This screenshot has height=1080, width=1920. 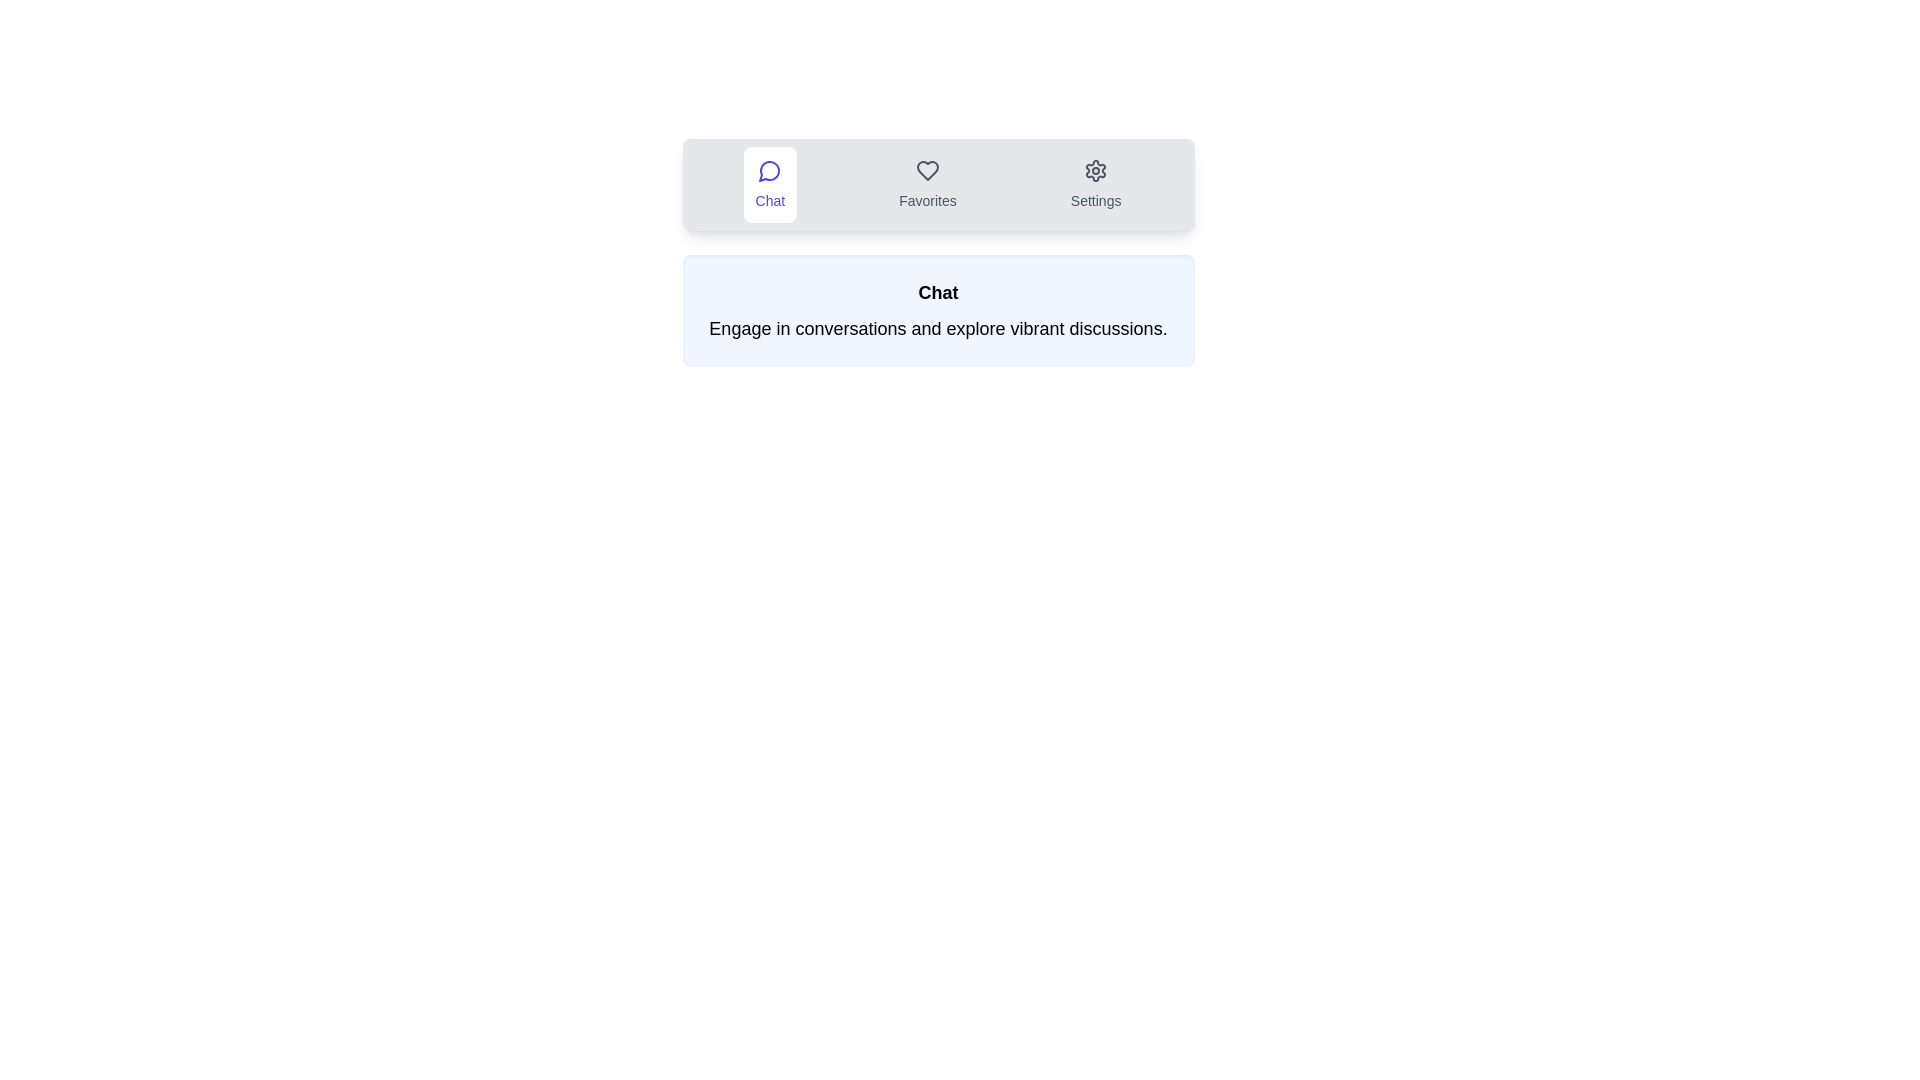 What do you see at coordinates (1094, 185) in the screenshot?
I see `the Settings tab by clicking on its button` at bounding box center [1094, 185].